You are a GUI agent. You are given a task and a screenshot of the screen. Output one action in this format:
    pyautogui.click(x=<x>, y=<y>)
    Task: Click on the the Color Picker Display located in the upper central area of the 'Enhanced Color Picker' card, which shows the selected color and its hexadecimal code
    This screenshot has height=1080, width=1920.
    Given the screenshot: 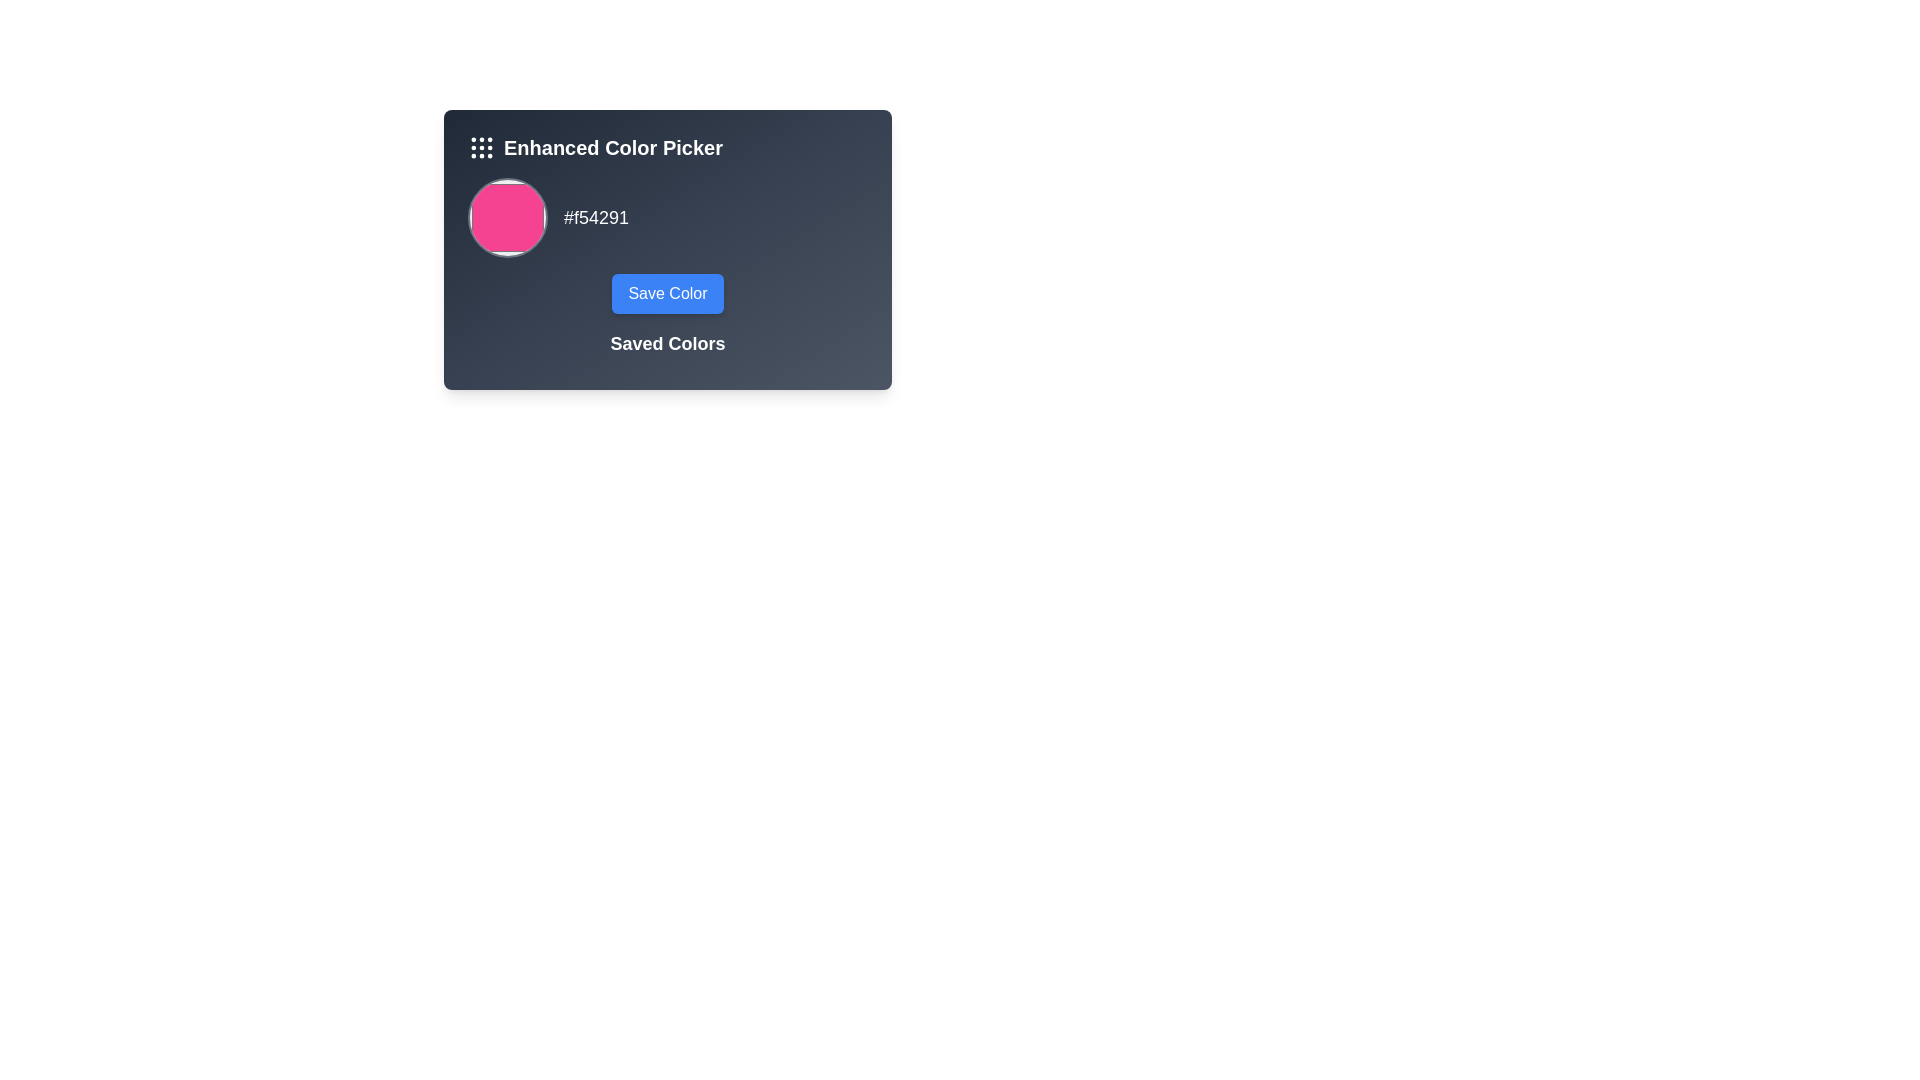 What is the action you would take?
    pyautogui.click(x=667, y=218)
    